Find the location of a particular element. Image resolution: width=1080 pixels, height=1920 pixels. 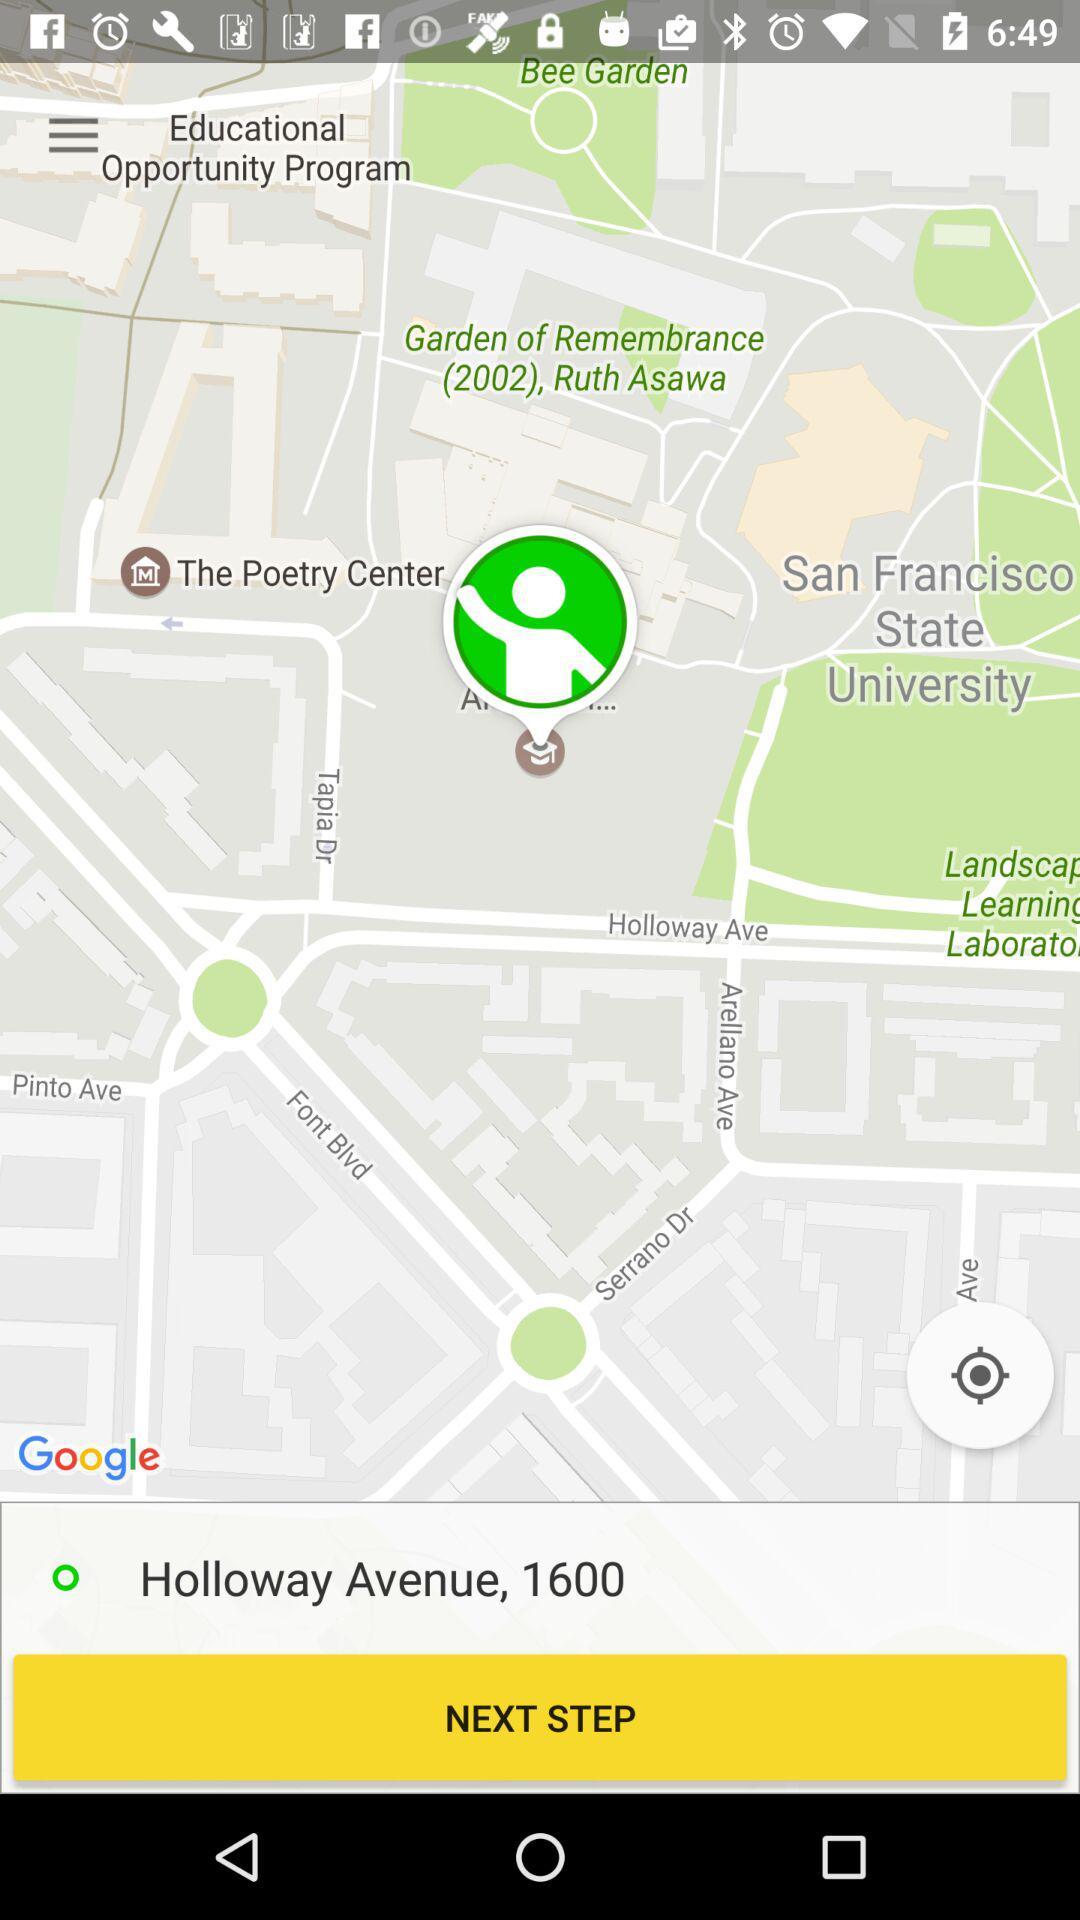

the location_crosshair icon is located at coordinates (979, 1374).